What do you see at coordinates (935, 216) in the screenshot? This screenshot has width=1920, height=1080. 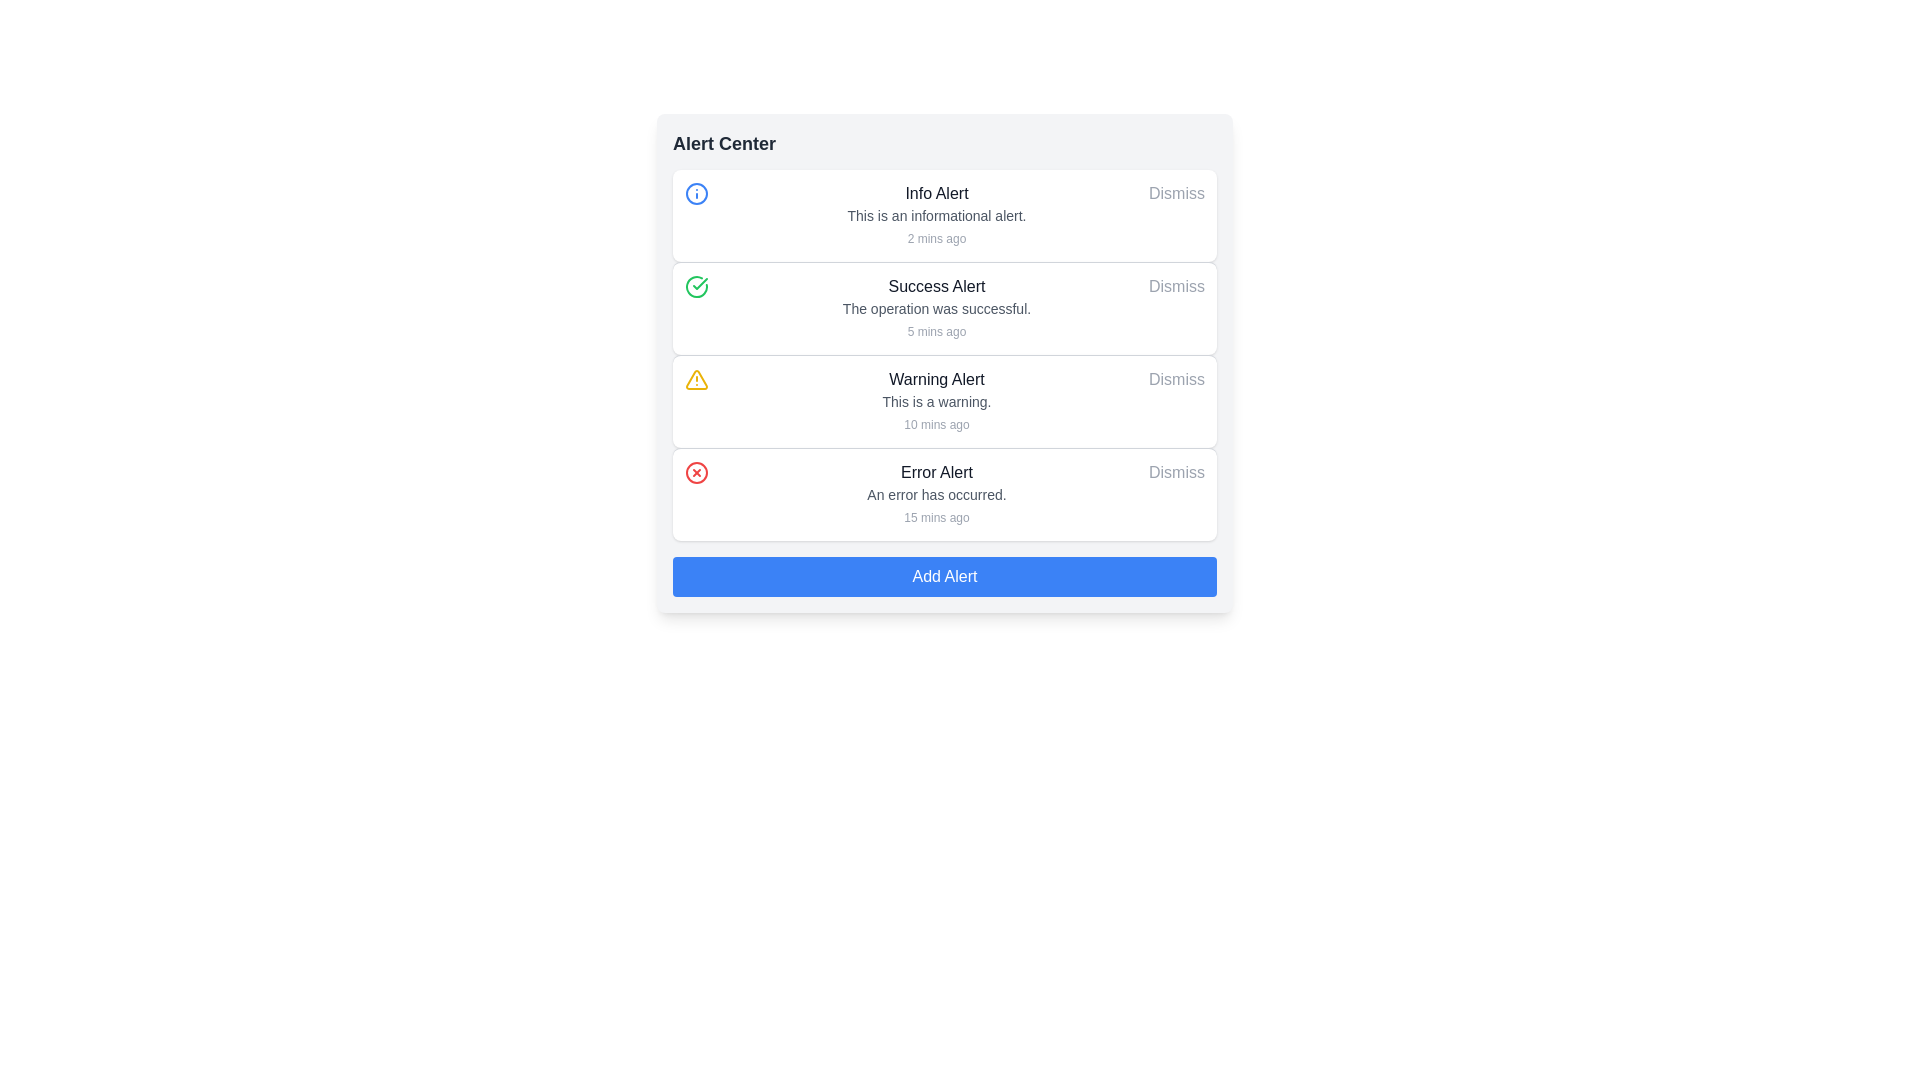 I see `the topmost informational alert message in the alert panel, which is adjacent to a blue 'info' icon on the left and a 'Dismiss' button on the right` at bounding box center [935, 216].